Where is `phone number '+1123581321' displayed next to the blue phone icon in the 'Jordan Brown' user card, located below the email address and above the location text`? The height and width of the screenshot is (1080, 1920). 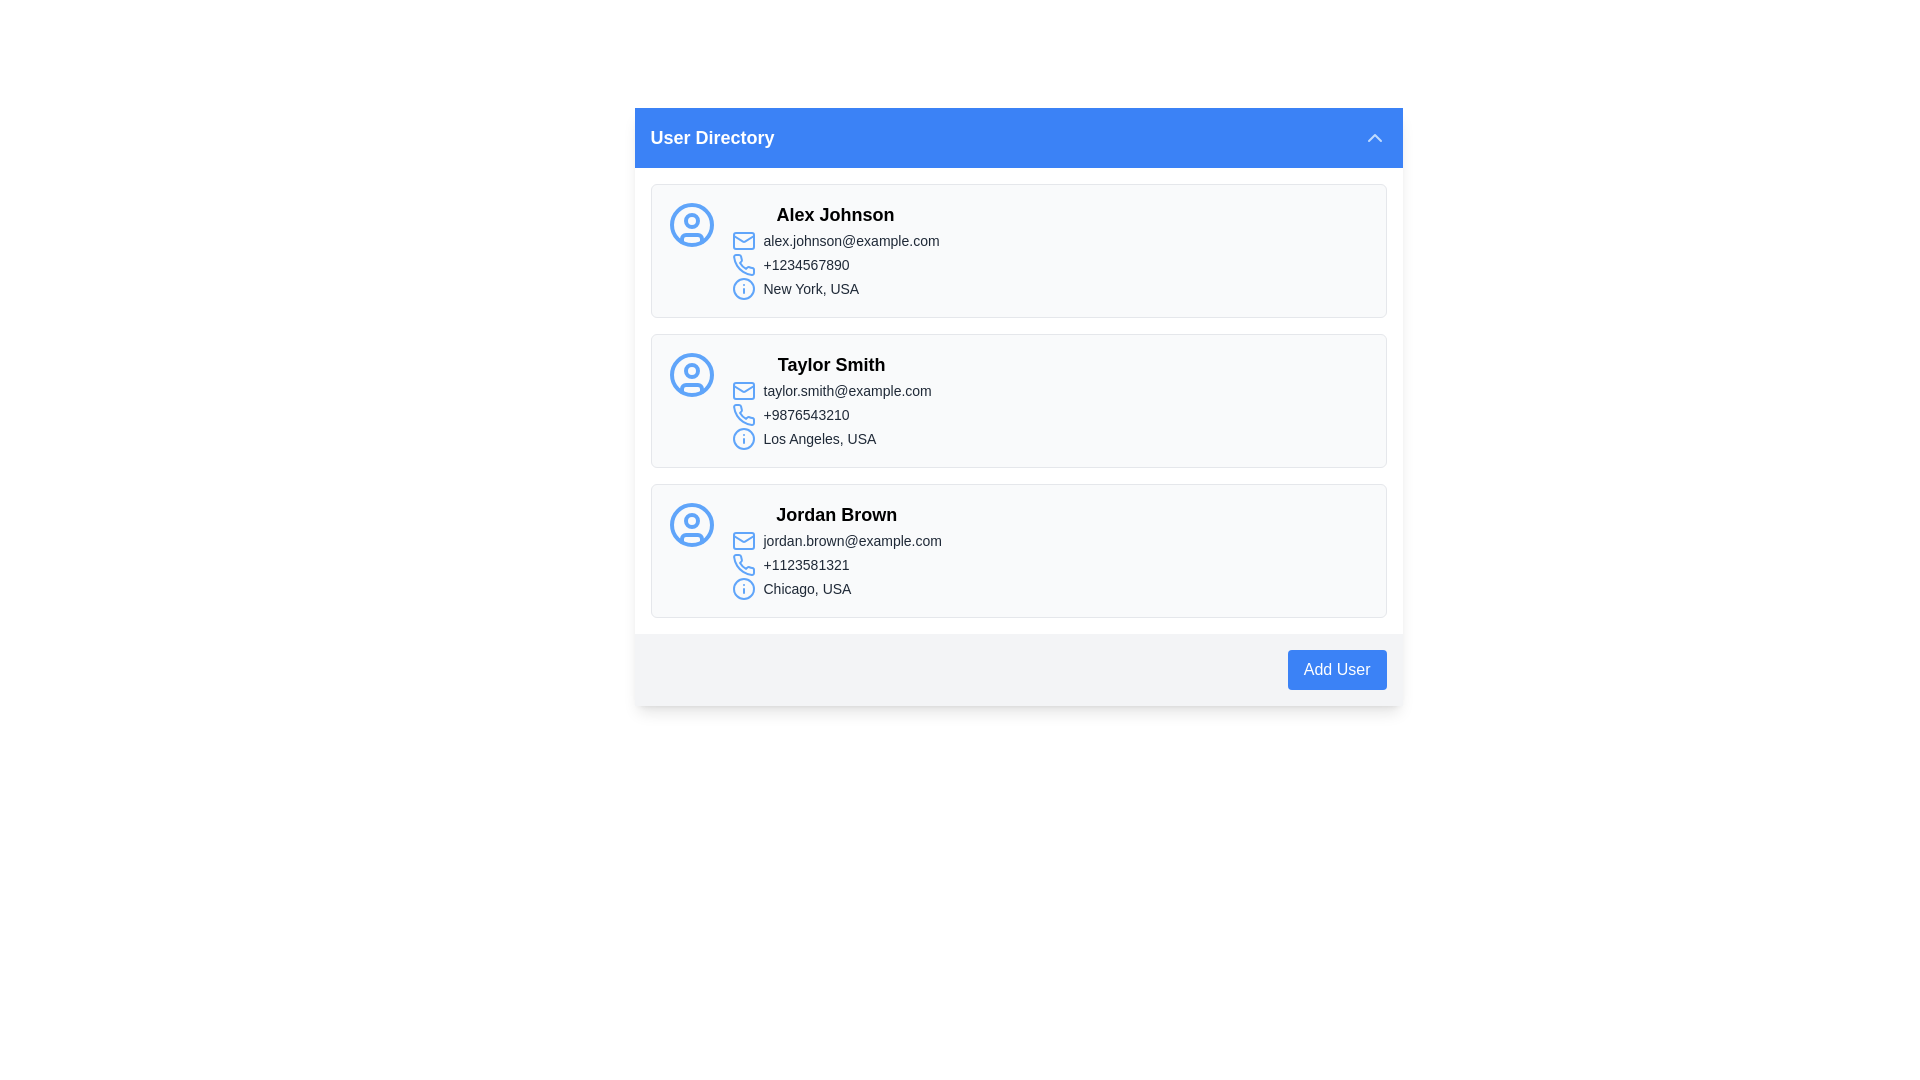
phone number '+1123581321' displayed next to the blue phone icon in the 'Jordan Brown' user card, located below the email address and above the location text is located at coordinates (836, 564).